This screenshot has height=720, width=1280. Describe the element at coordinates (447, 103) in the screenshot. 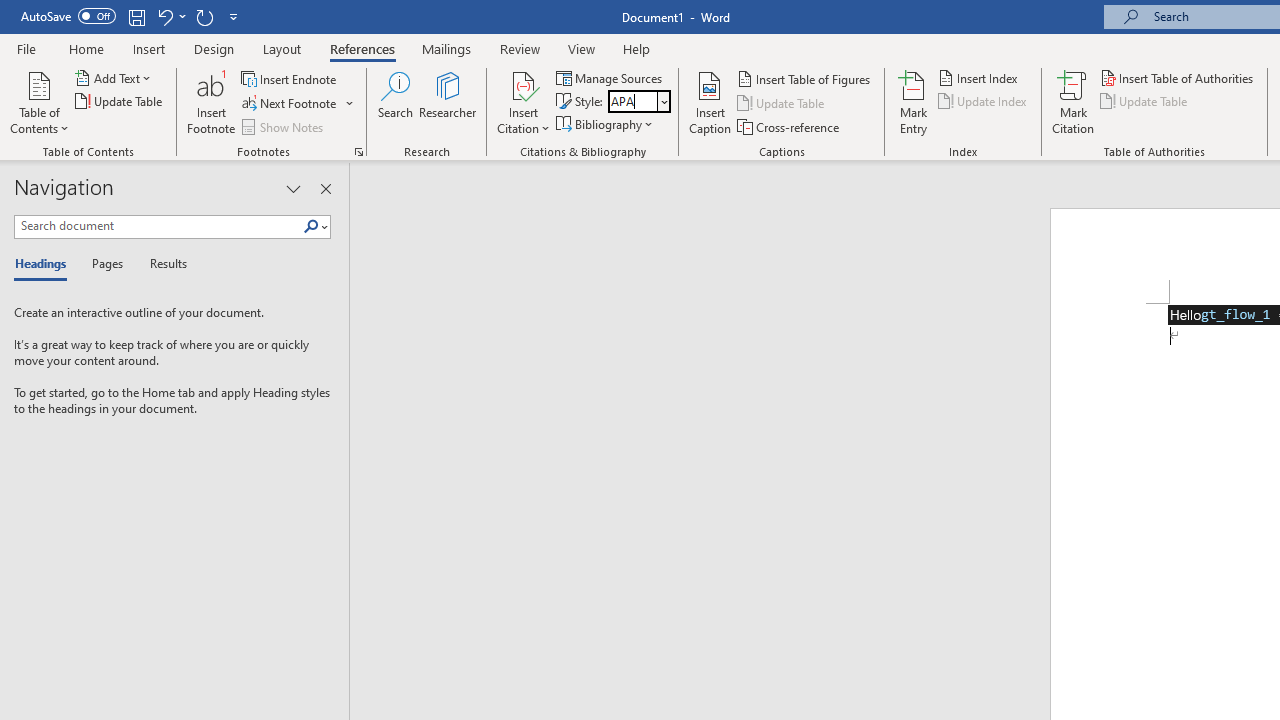

I see `'Researcher'` at that location.